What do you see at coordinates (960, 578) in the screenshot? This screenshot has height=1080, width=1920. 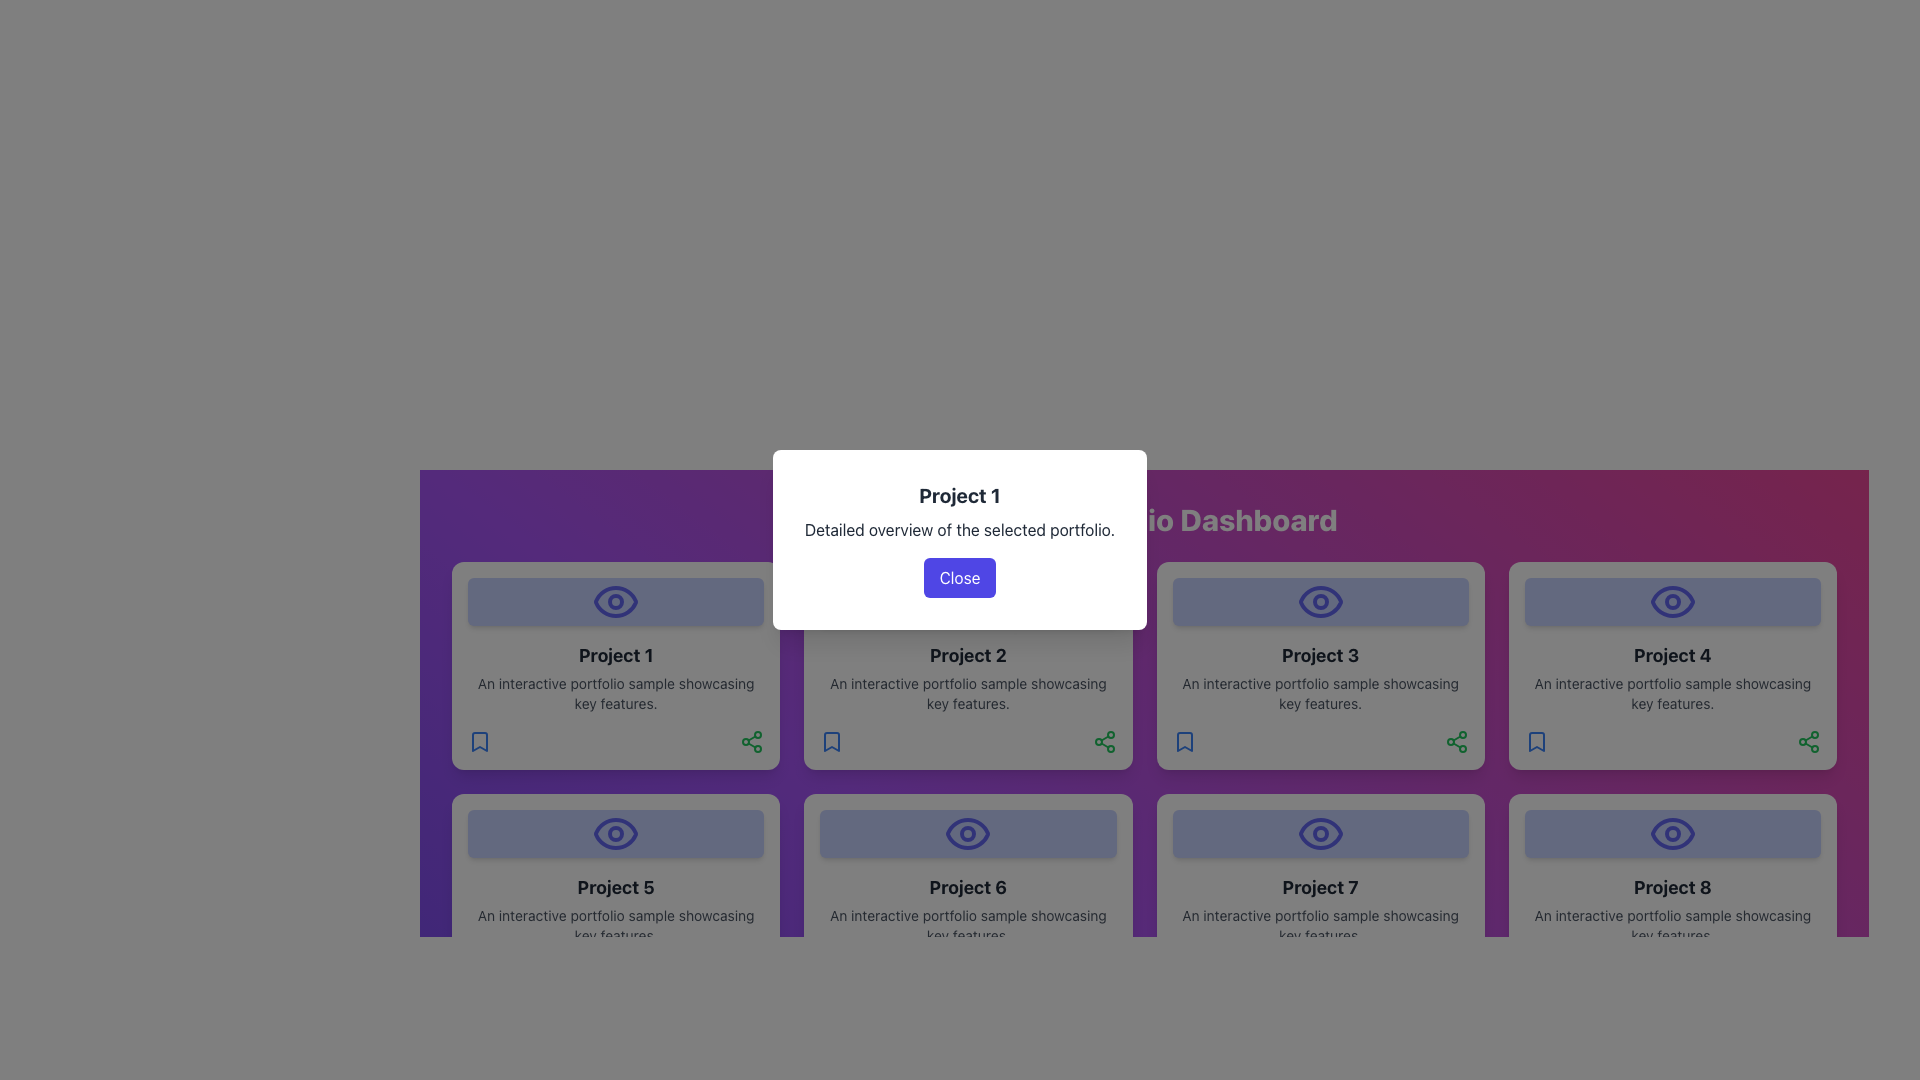 I see `the close button located at the bottom center of the modal titled 'Project 1' to provide visual feedback` at bounding box center [960, 578].